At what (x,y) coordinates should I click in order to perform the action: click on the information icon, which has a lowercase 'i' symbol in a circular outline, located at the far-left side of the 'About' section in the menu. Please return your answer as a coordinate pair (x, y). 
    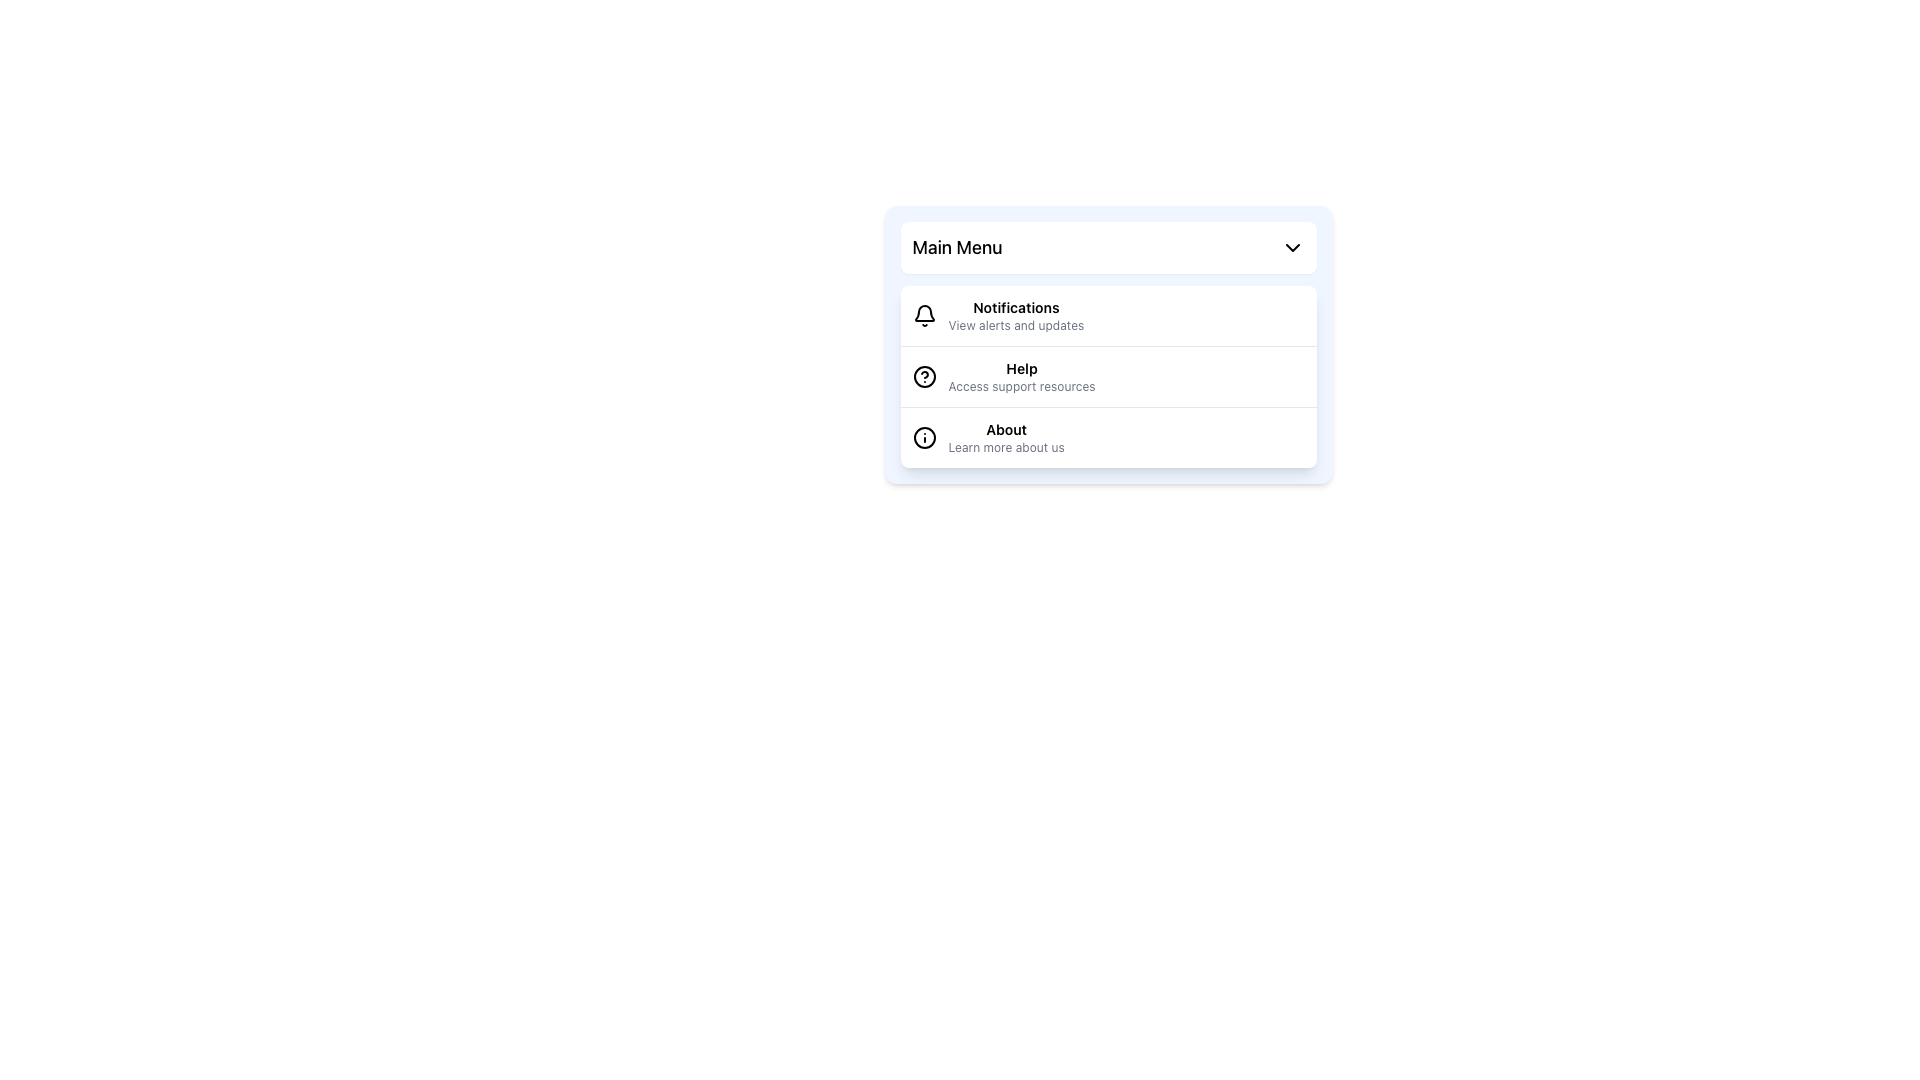
    Looking at the image, I should click on (923, 437).